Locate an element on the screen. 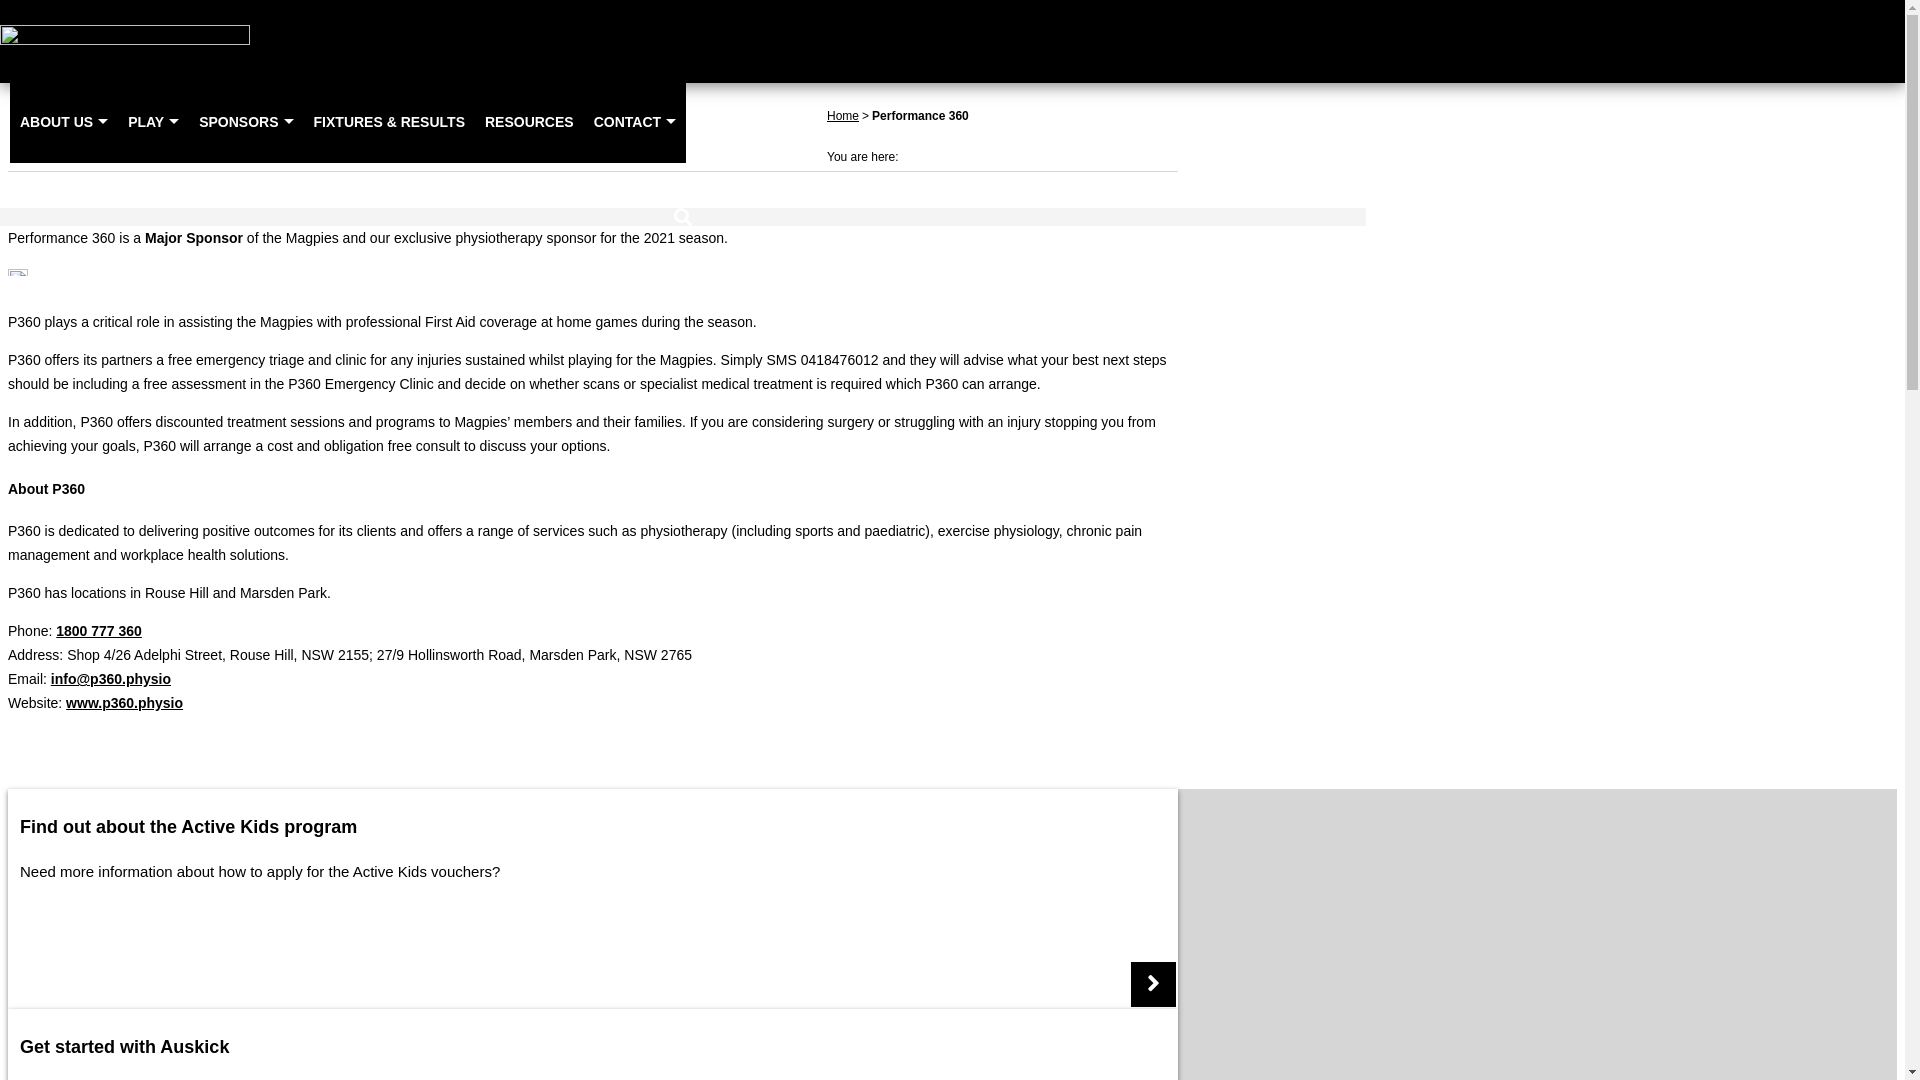  'www.p360.physio' is located at coordinates (123, 701).